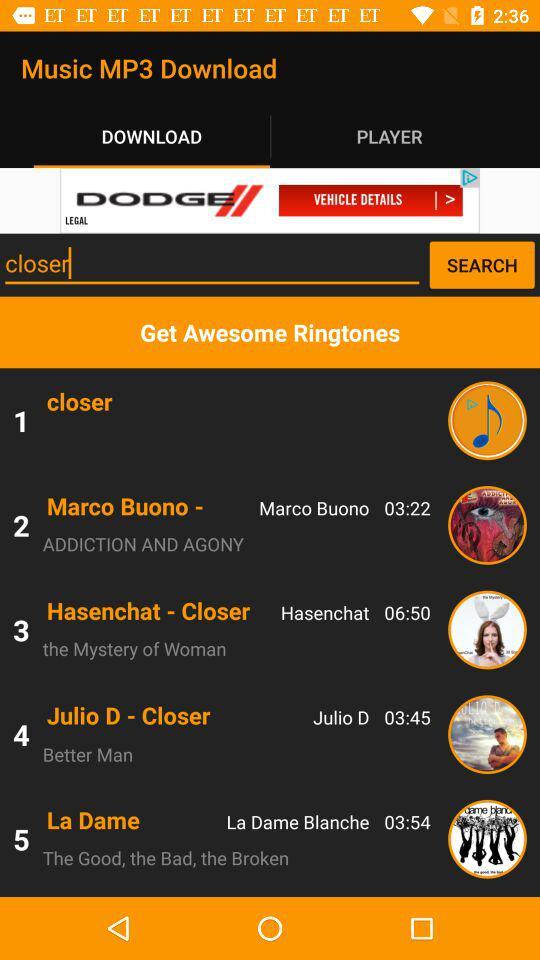  Describe the element at coordinates (270, 200) in the screenshot. I see `open advertisement` at that location.